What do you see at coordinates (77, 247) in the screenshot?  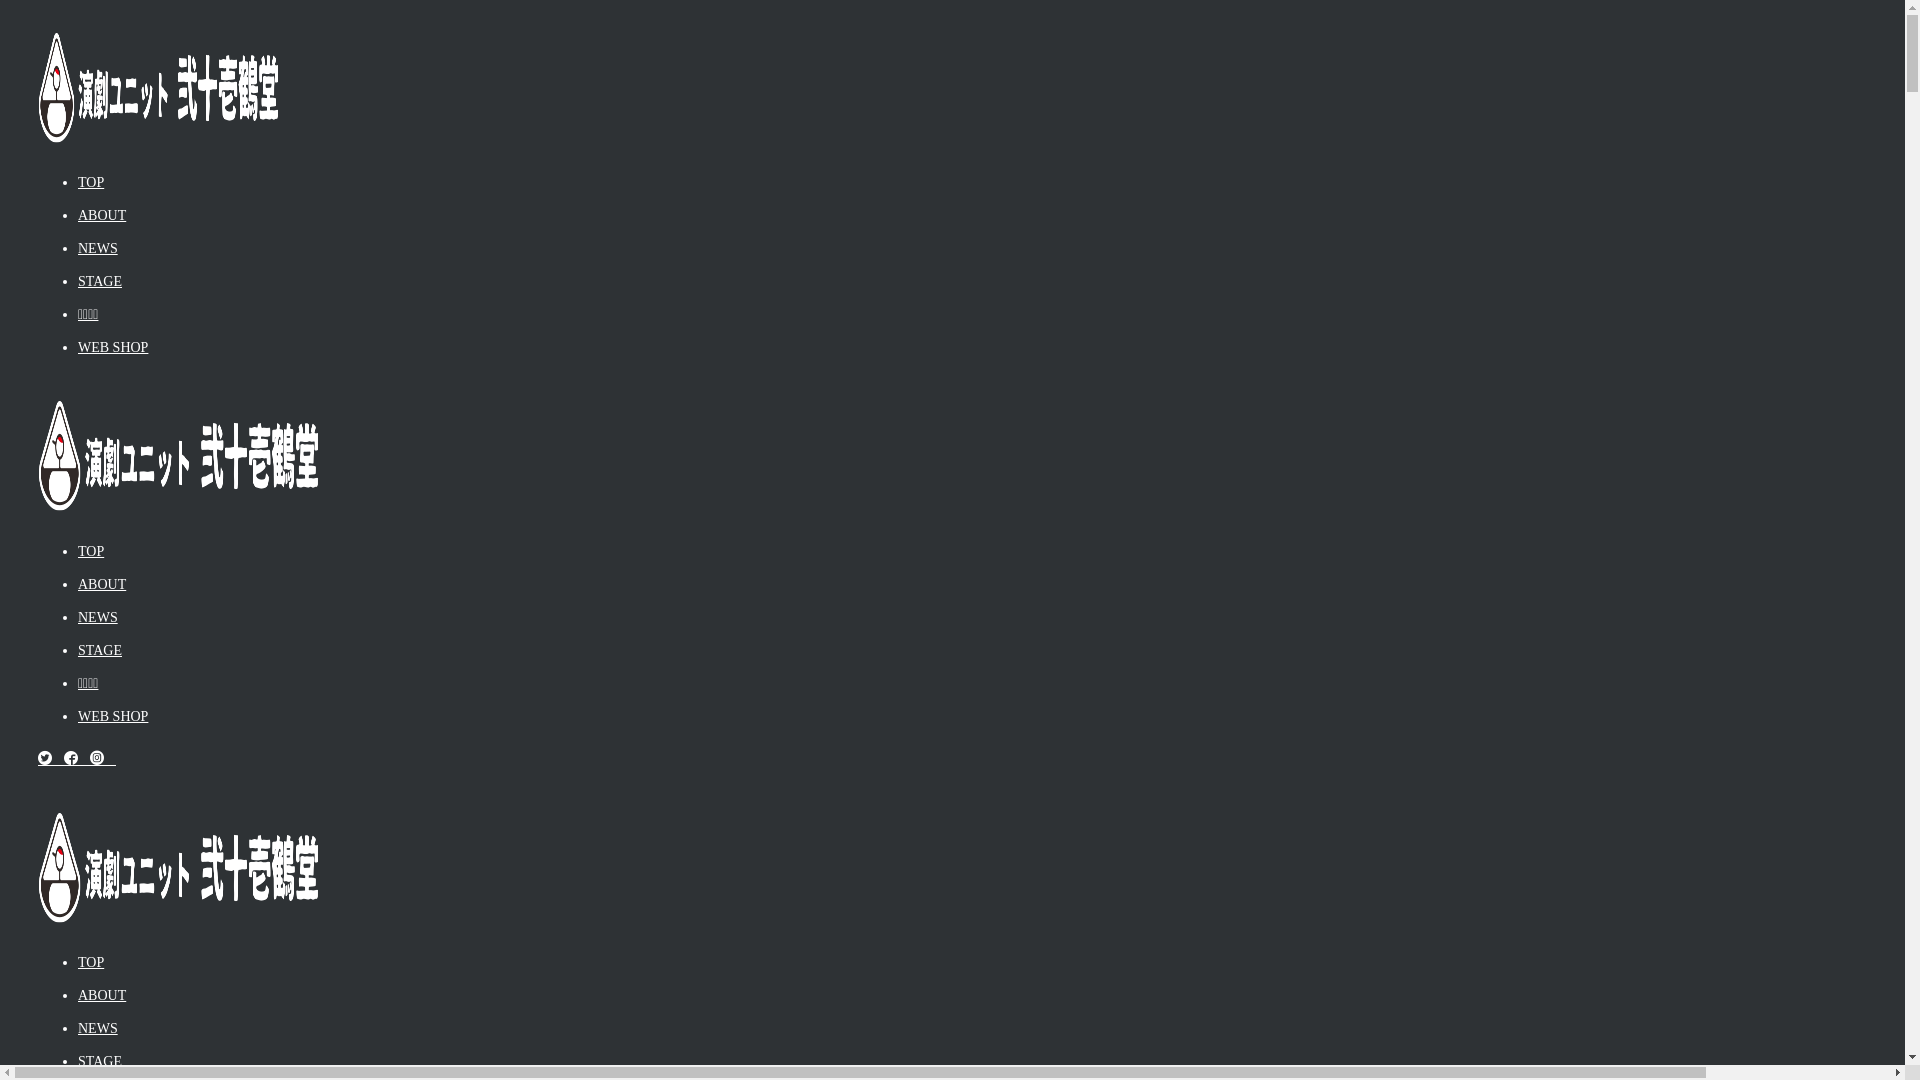 I see `'NEWS'` at bounding box center [77, 247].